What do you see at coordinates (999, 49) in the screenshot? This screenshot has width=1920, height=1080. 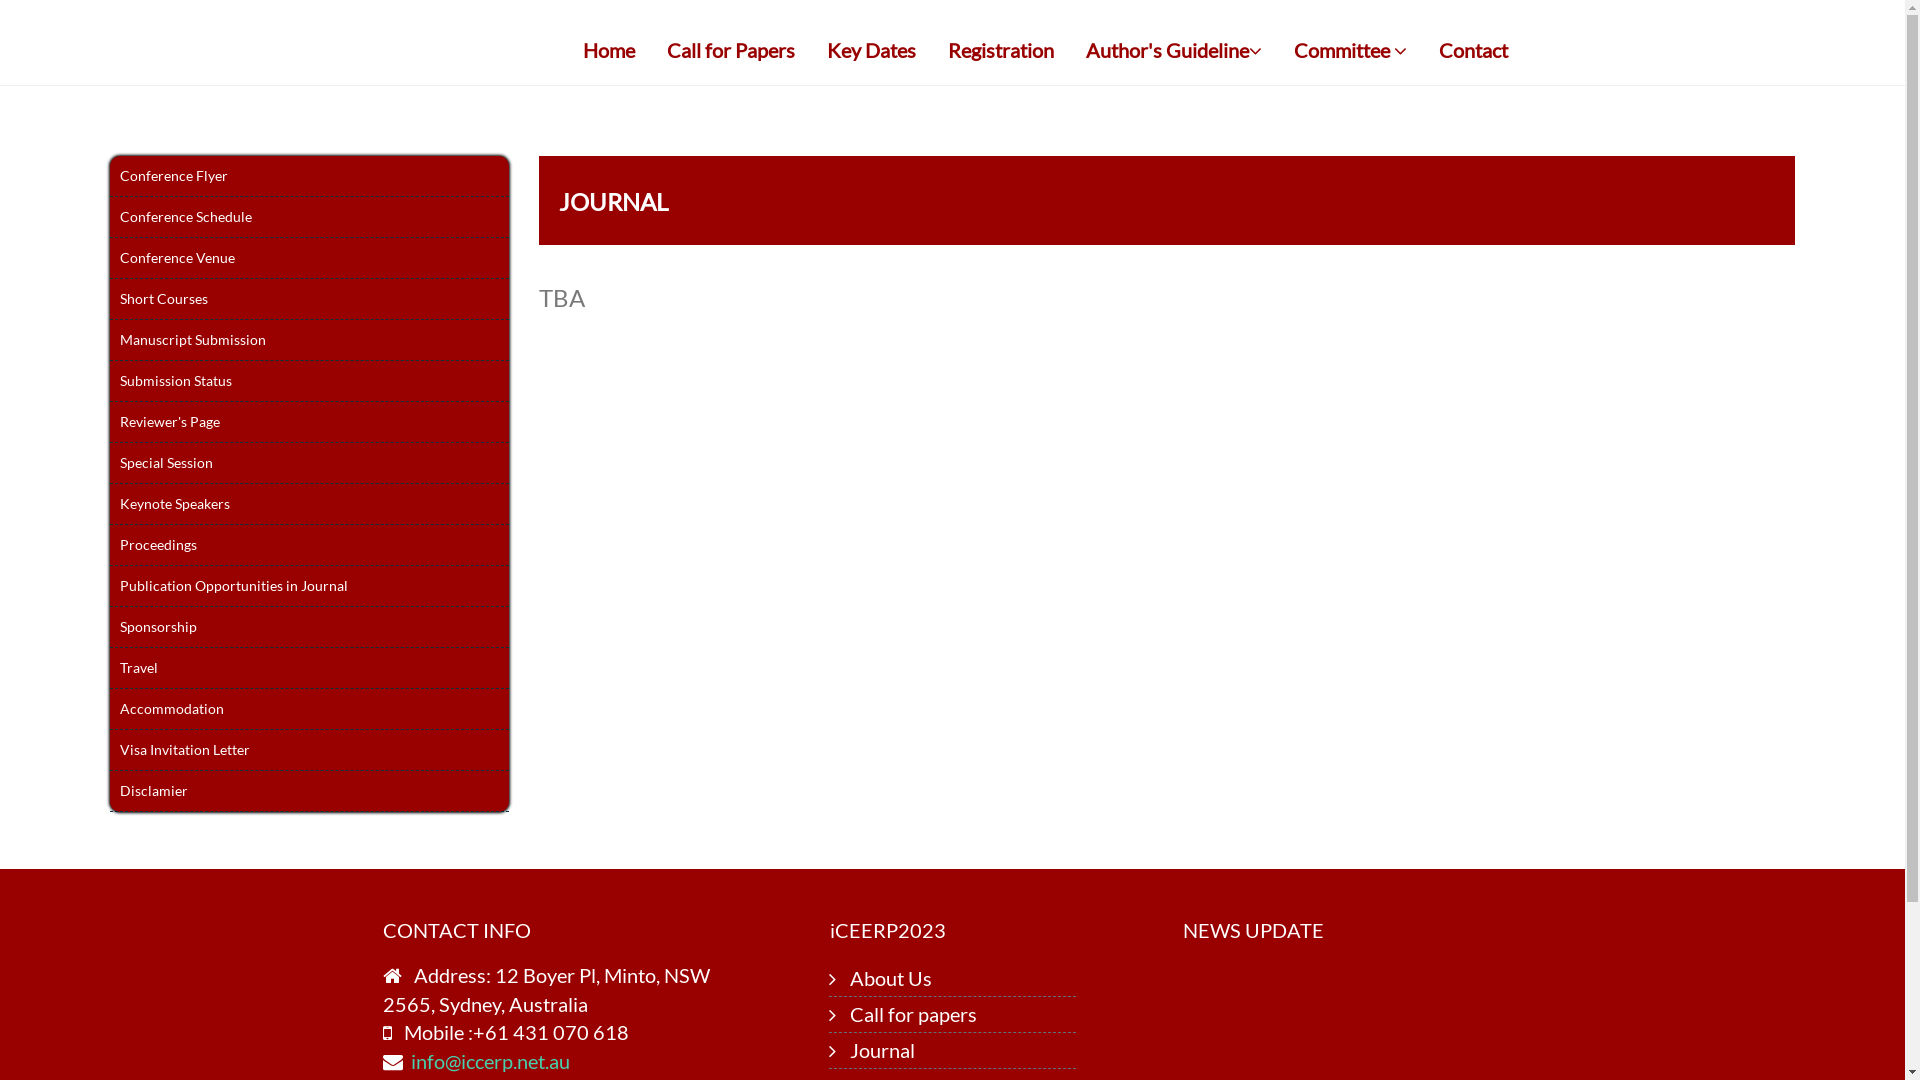 I see `'Registration'` at bounding box center [999, 49].